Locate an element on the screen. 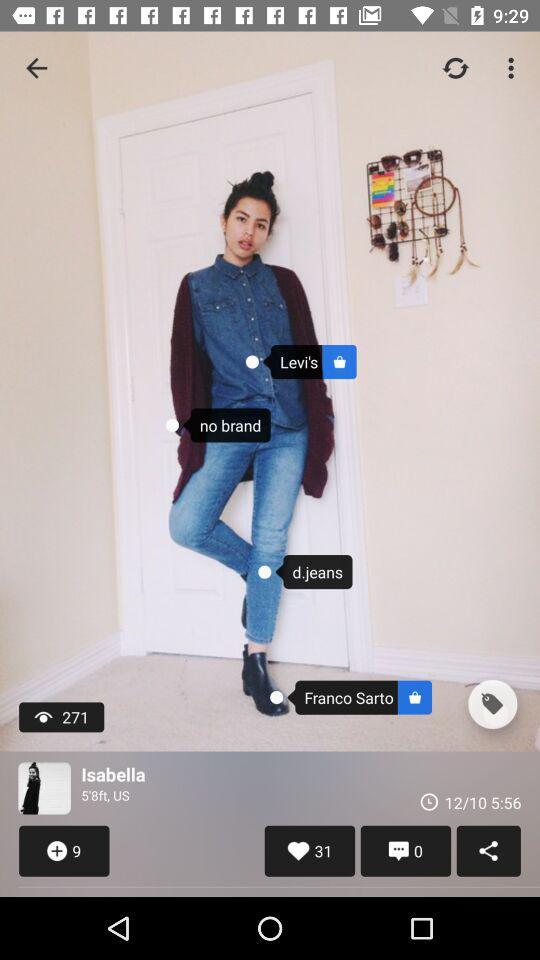 This screenshot has height=960, width=540. the label icon is located at coordinates (491, 704).